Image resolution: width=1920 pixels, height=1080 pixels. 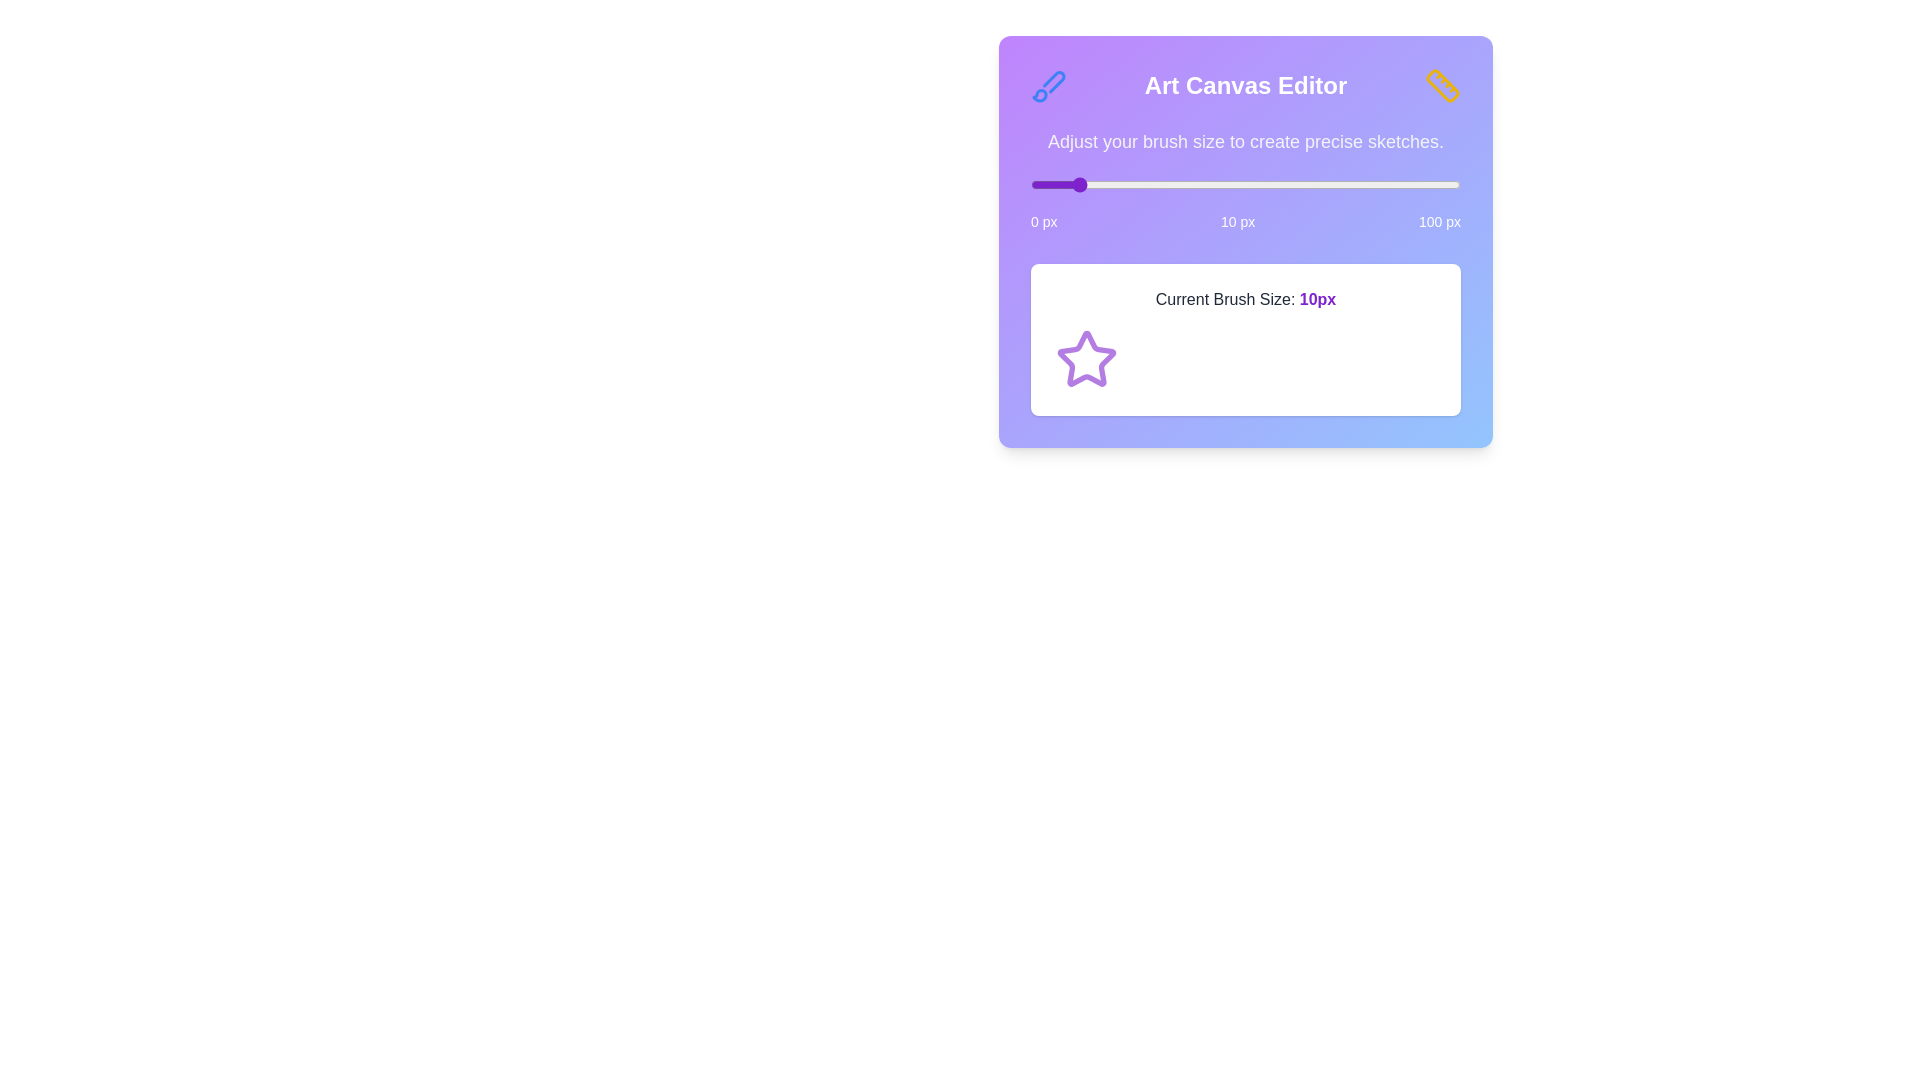 I want to click on the brush size slider to 73 px, so click(x=1344, y=185).